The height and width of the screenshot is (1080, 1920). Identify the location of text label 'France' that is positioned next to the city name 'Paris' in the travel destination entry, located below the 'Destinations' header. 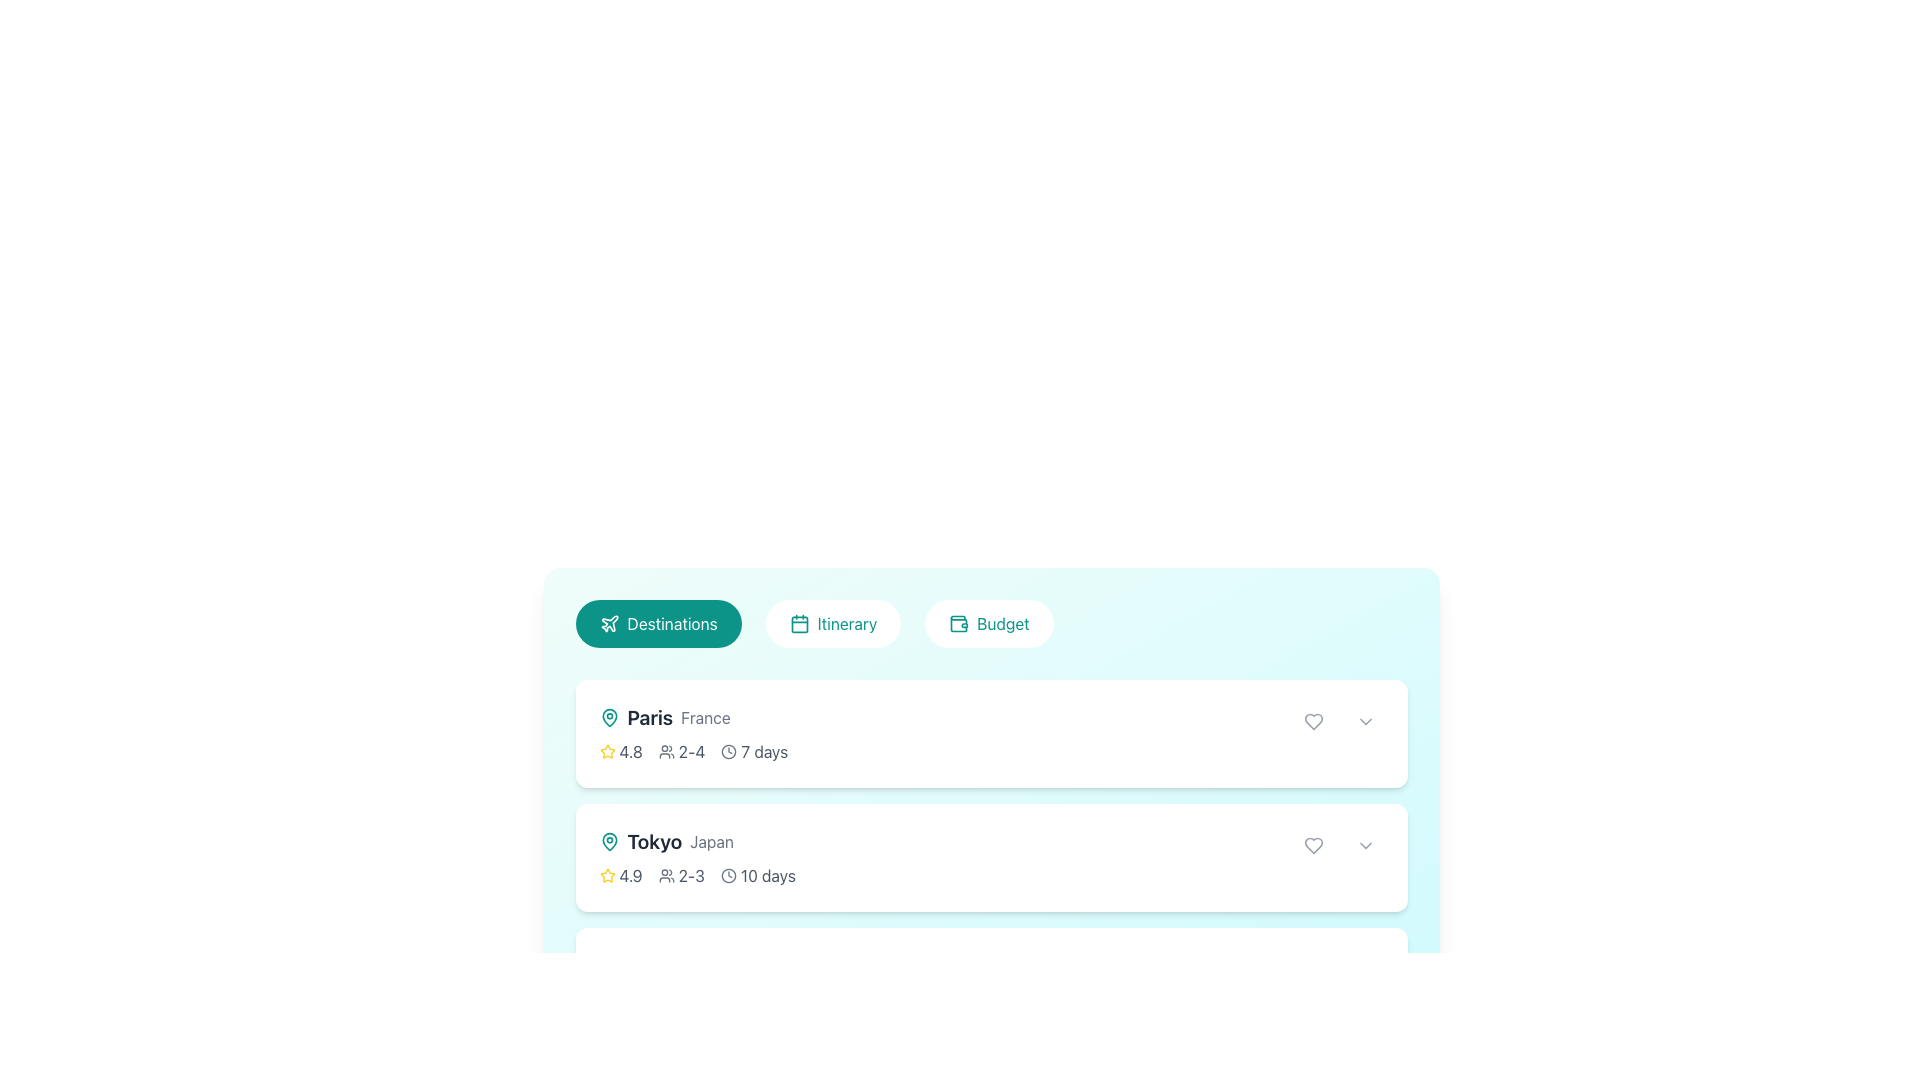
(705, 716).